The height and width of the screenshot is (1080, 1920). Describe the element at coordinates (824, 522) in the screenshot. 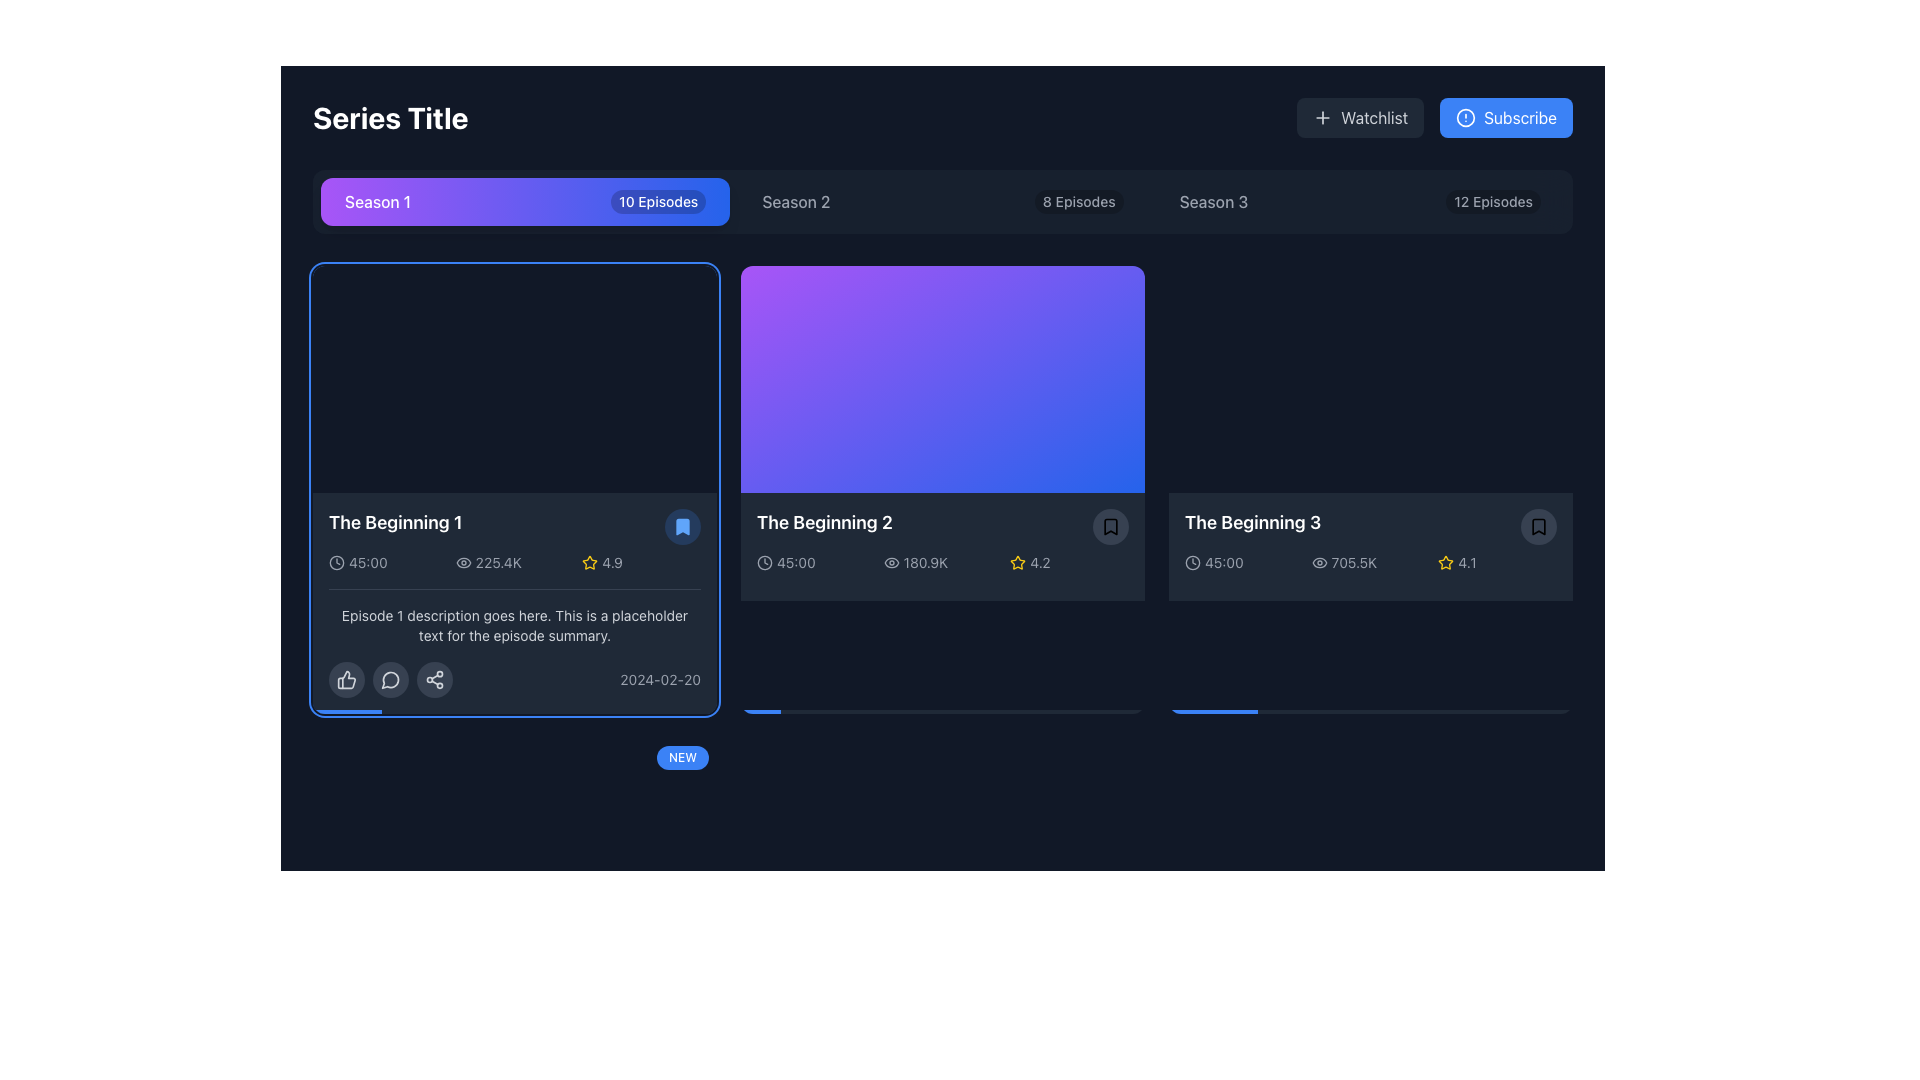

I see `the Text Label that displays the title of an episode, located in the lower half of the middle card in a grid of episodes, above the episode duration, view count, and rating information` at that location.